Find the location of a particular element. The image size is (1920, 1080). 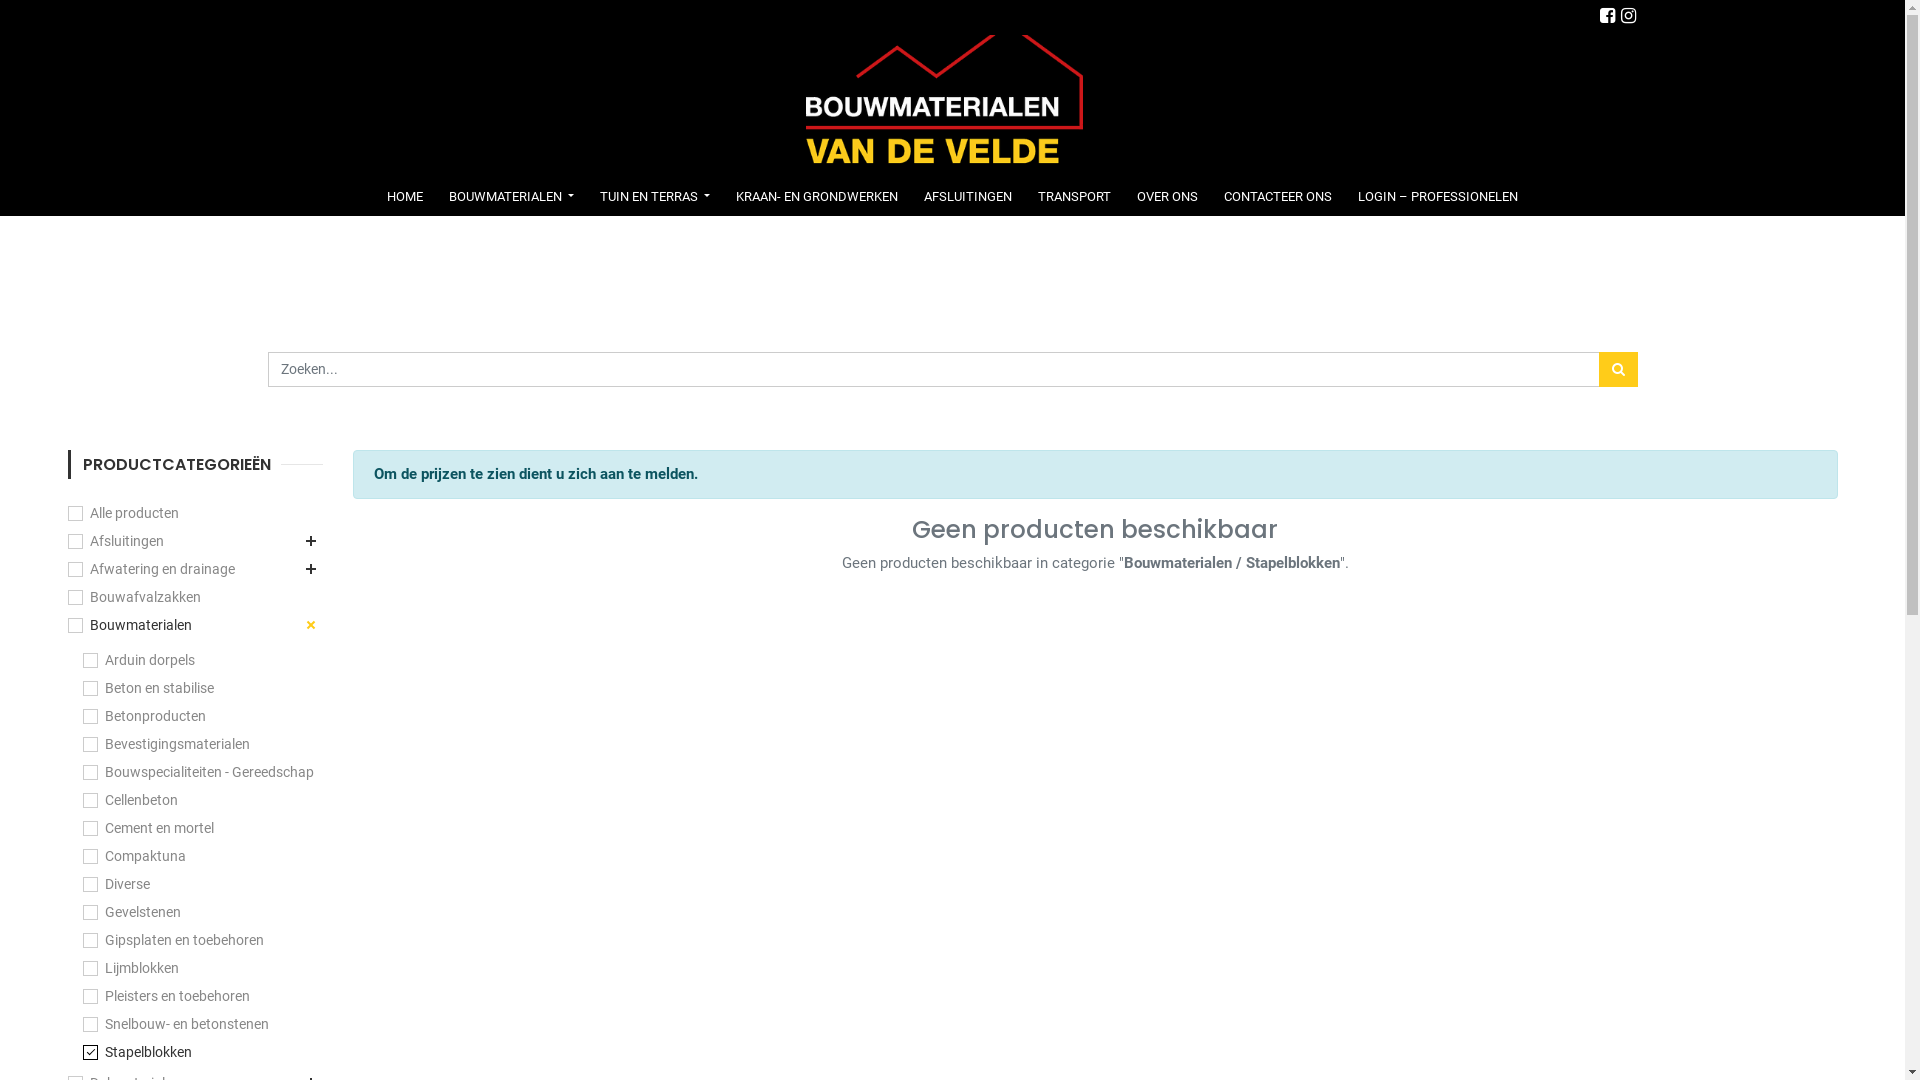

'TRANSPORT' is located at coordinates (1073, 196).